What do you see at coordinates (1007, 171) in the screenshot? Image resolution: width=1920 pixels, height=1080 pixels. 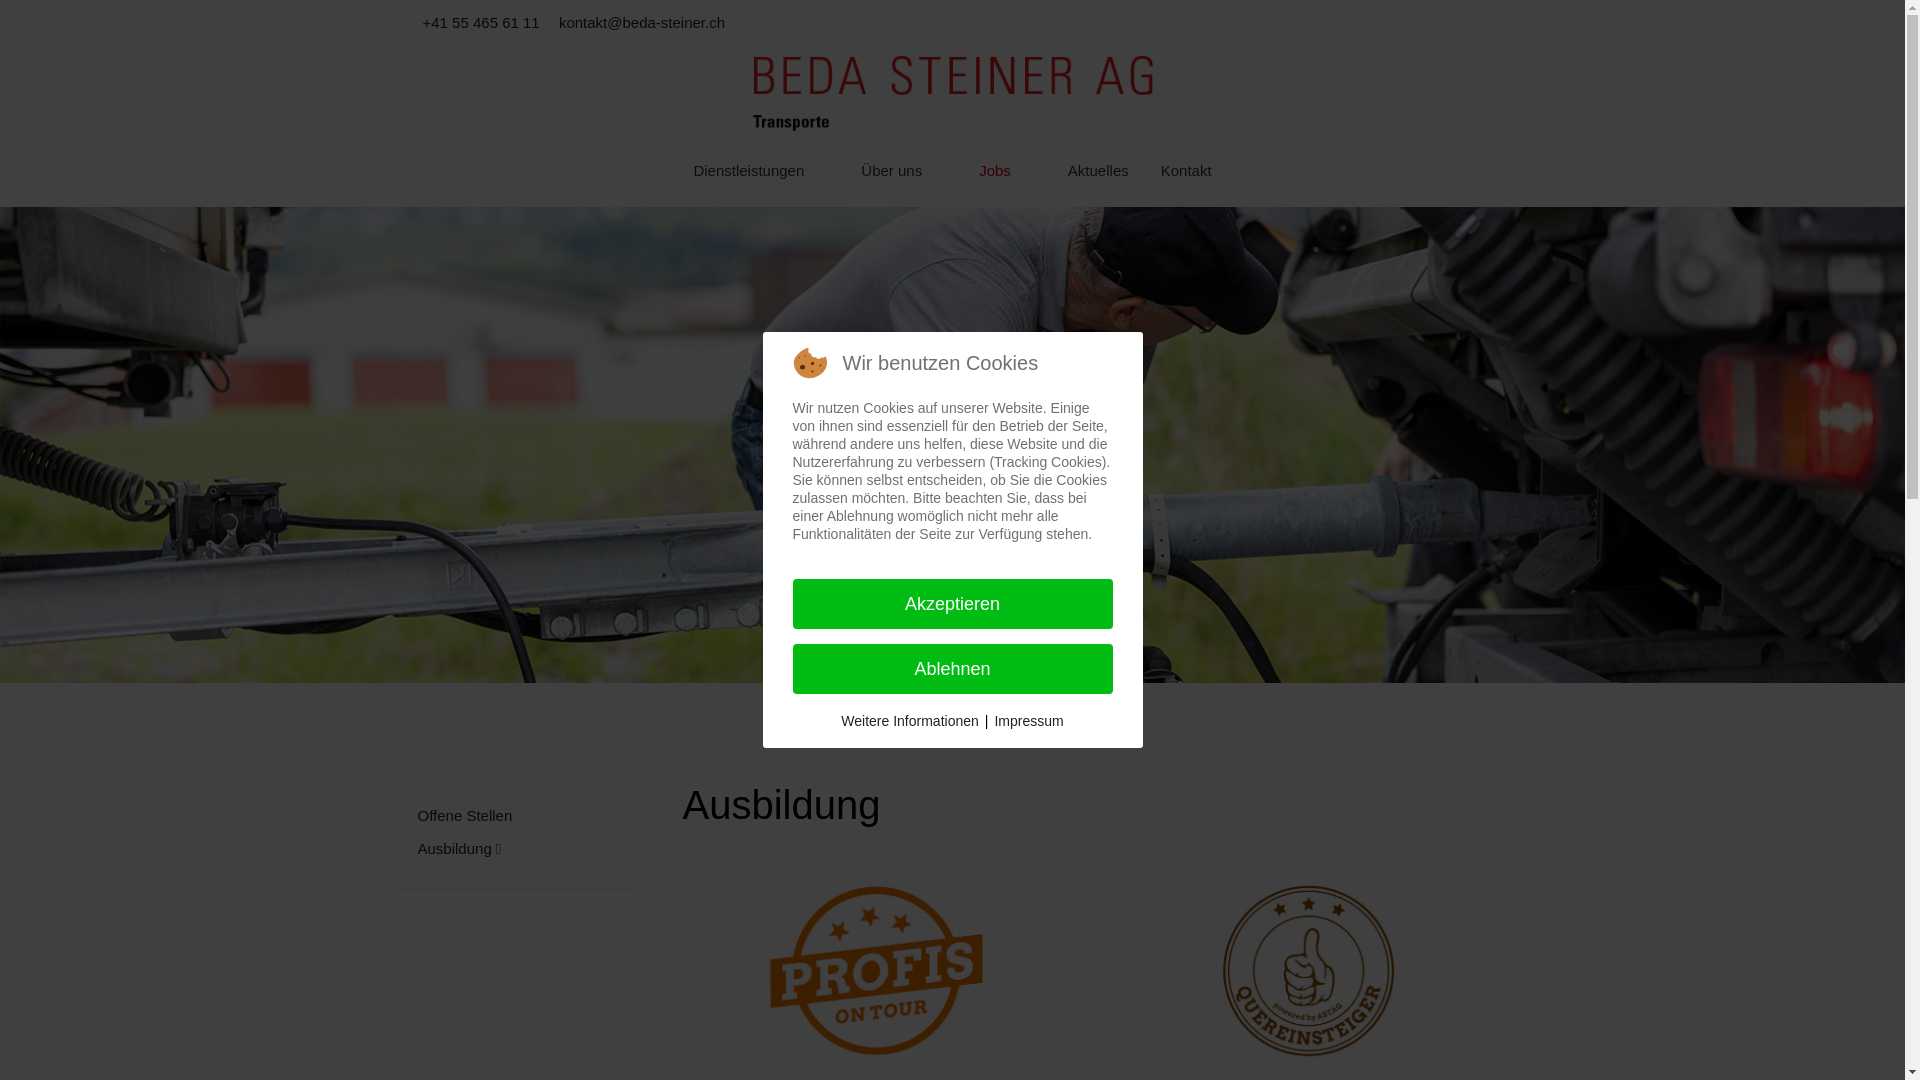 I see `'Jobs'` at bounding box center [1007, 171].